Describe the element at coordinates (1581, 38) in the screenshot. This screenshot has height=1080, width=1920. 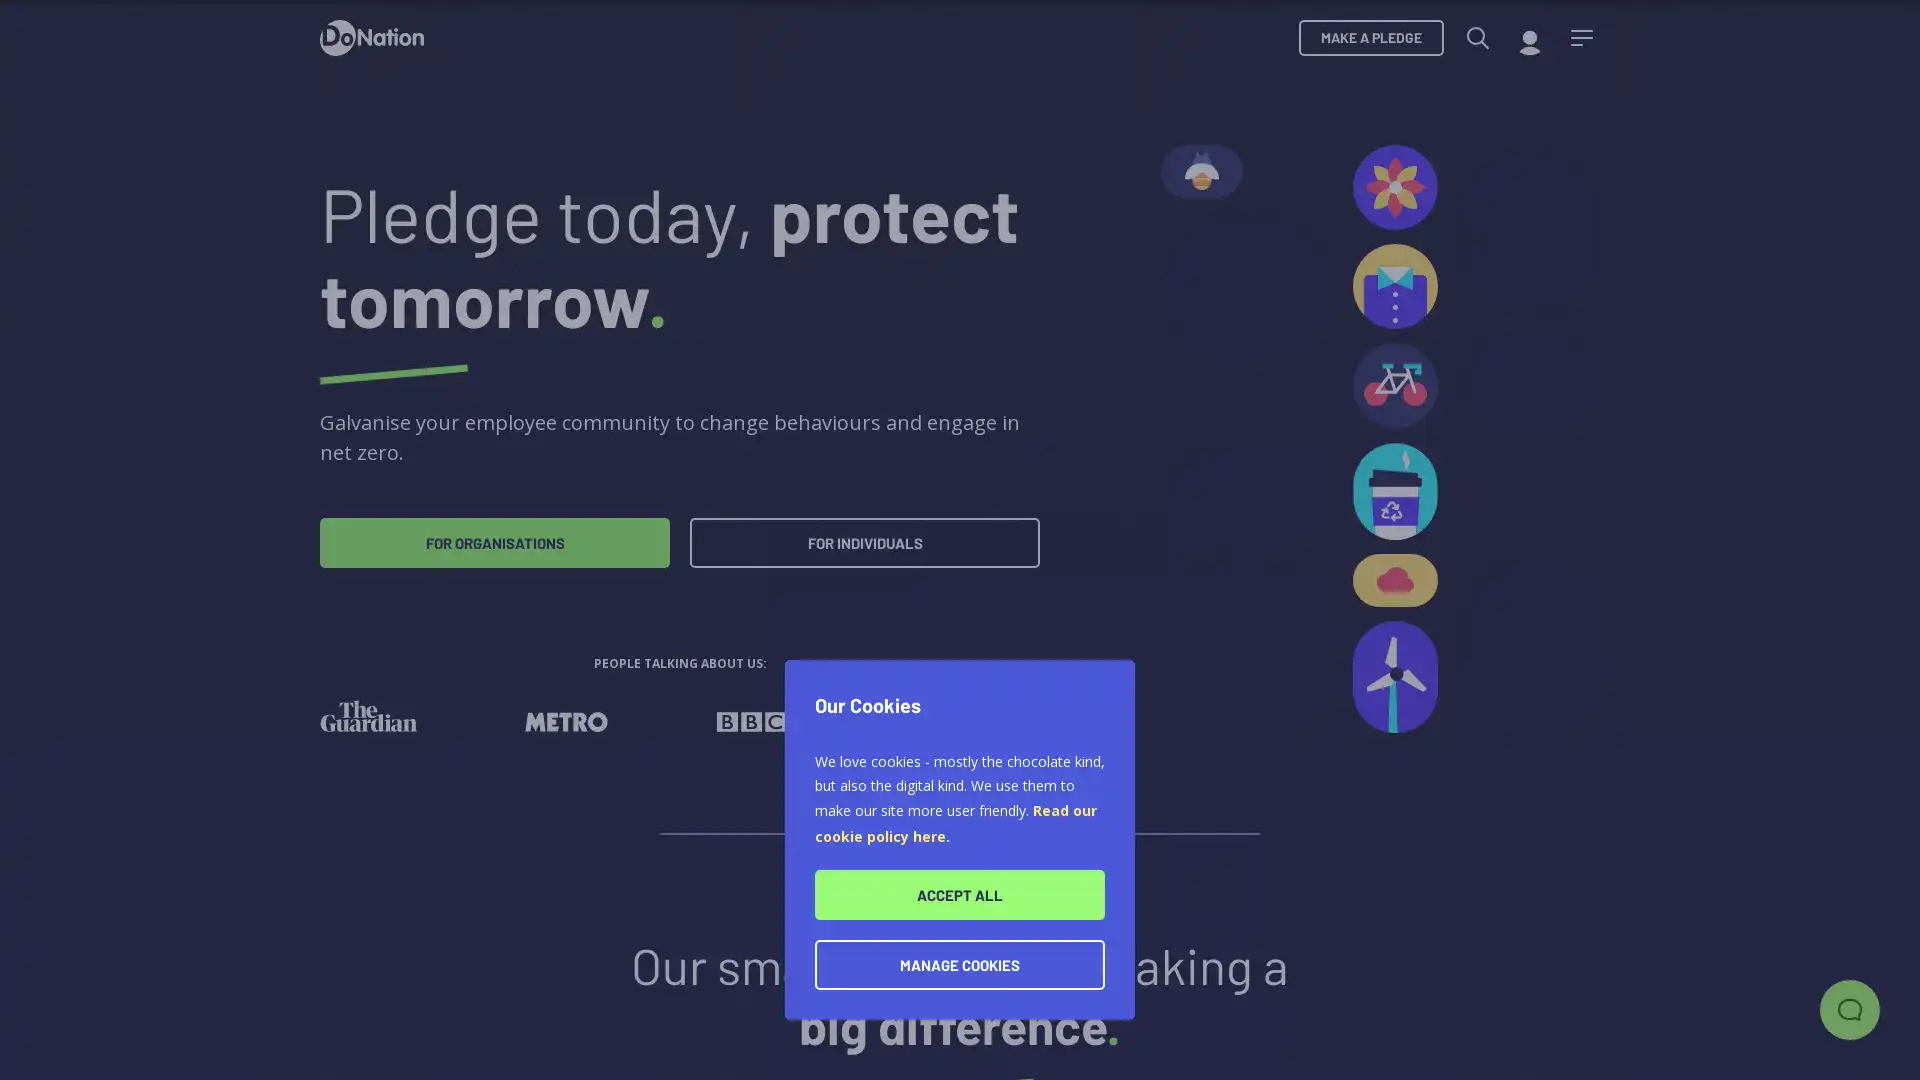
I see `Menu` at that location.